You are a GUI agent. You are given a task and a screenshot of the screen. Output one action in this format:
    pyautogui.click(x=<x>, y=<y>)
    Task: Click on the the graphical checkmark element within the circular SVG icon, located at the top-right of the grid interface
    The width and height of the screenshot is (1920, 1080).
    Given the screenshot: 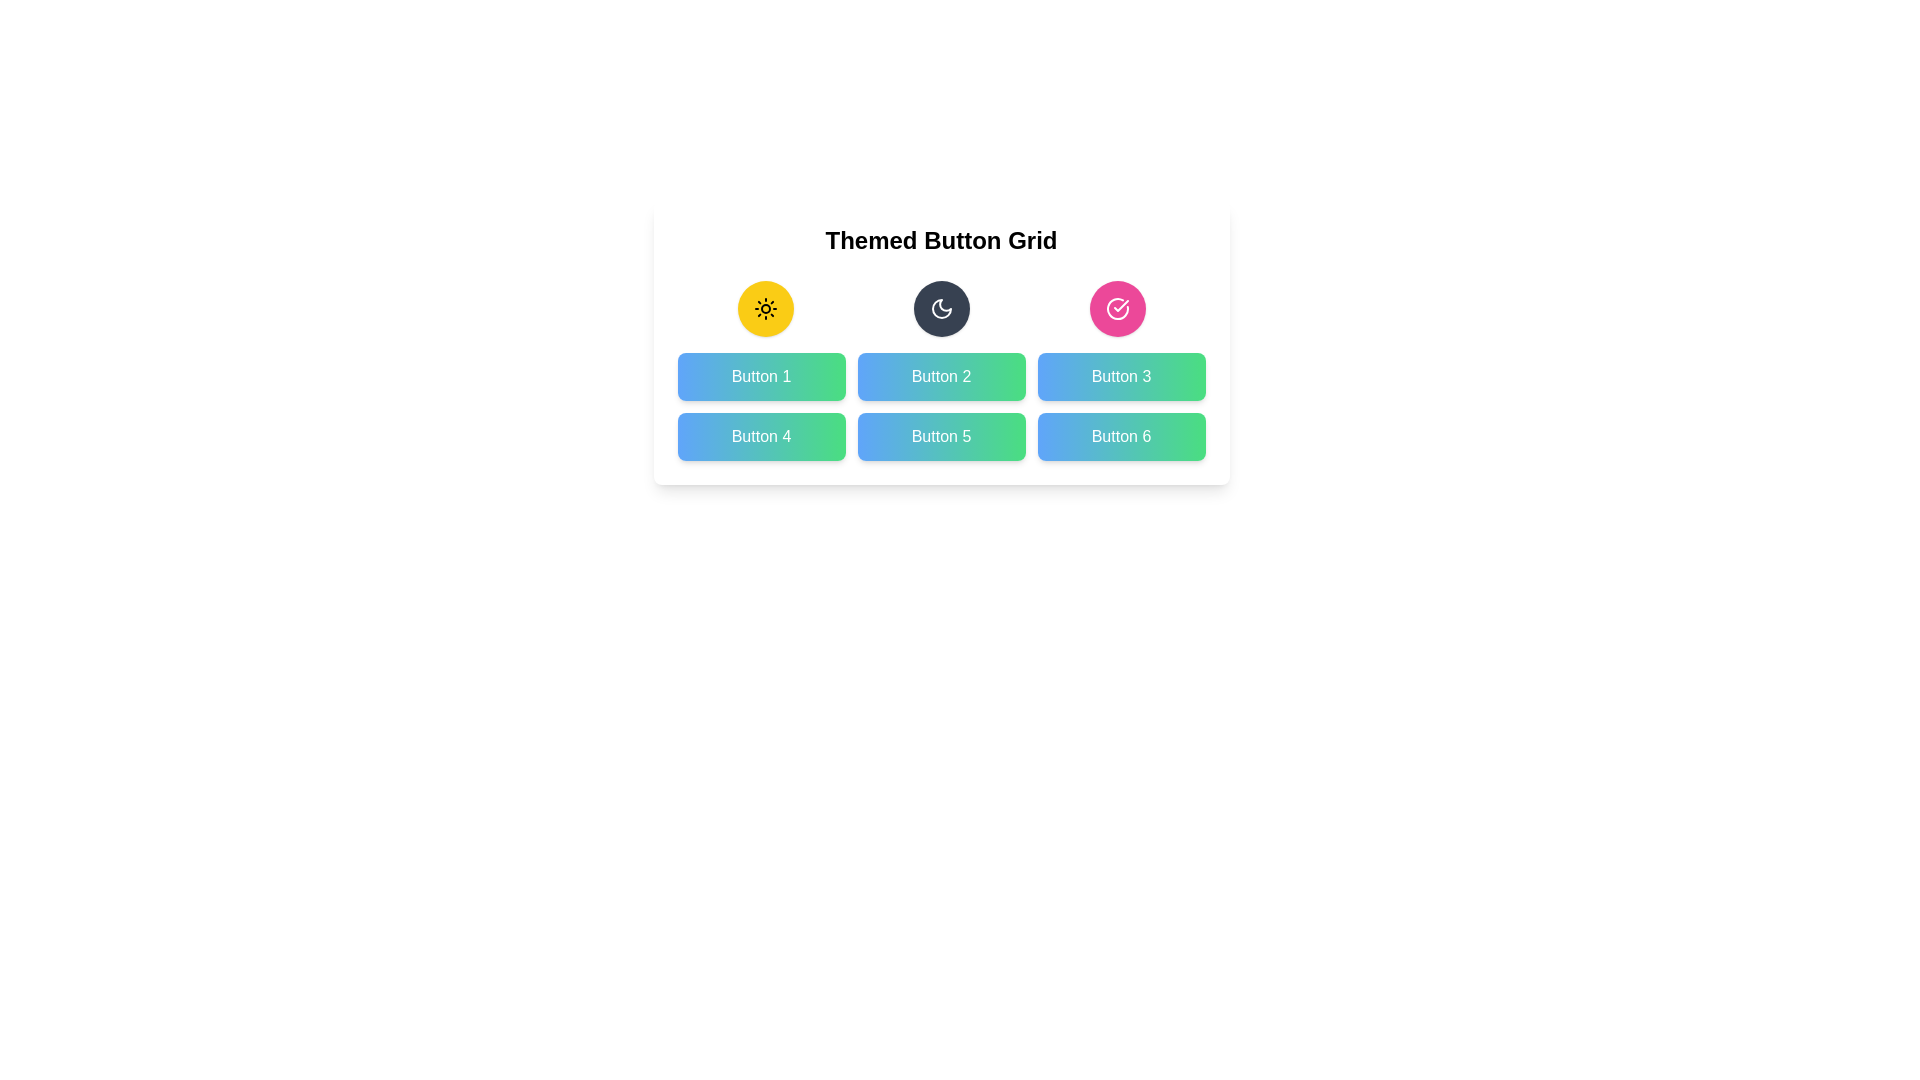 What is the action you would take?
    pyautogui.click(x=1121, y=305)
    